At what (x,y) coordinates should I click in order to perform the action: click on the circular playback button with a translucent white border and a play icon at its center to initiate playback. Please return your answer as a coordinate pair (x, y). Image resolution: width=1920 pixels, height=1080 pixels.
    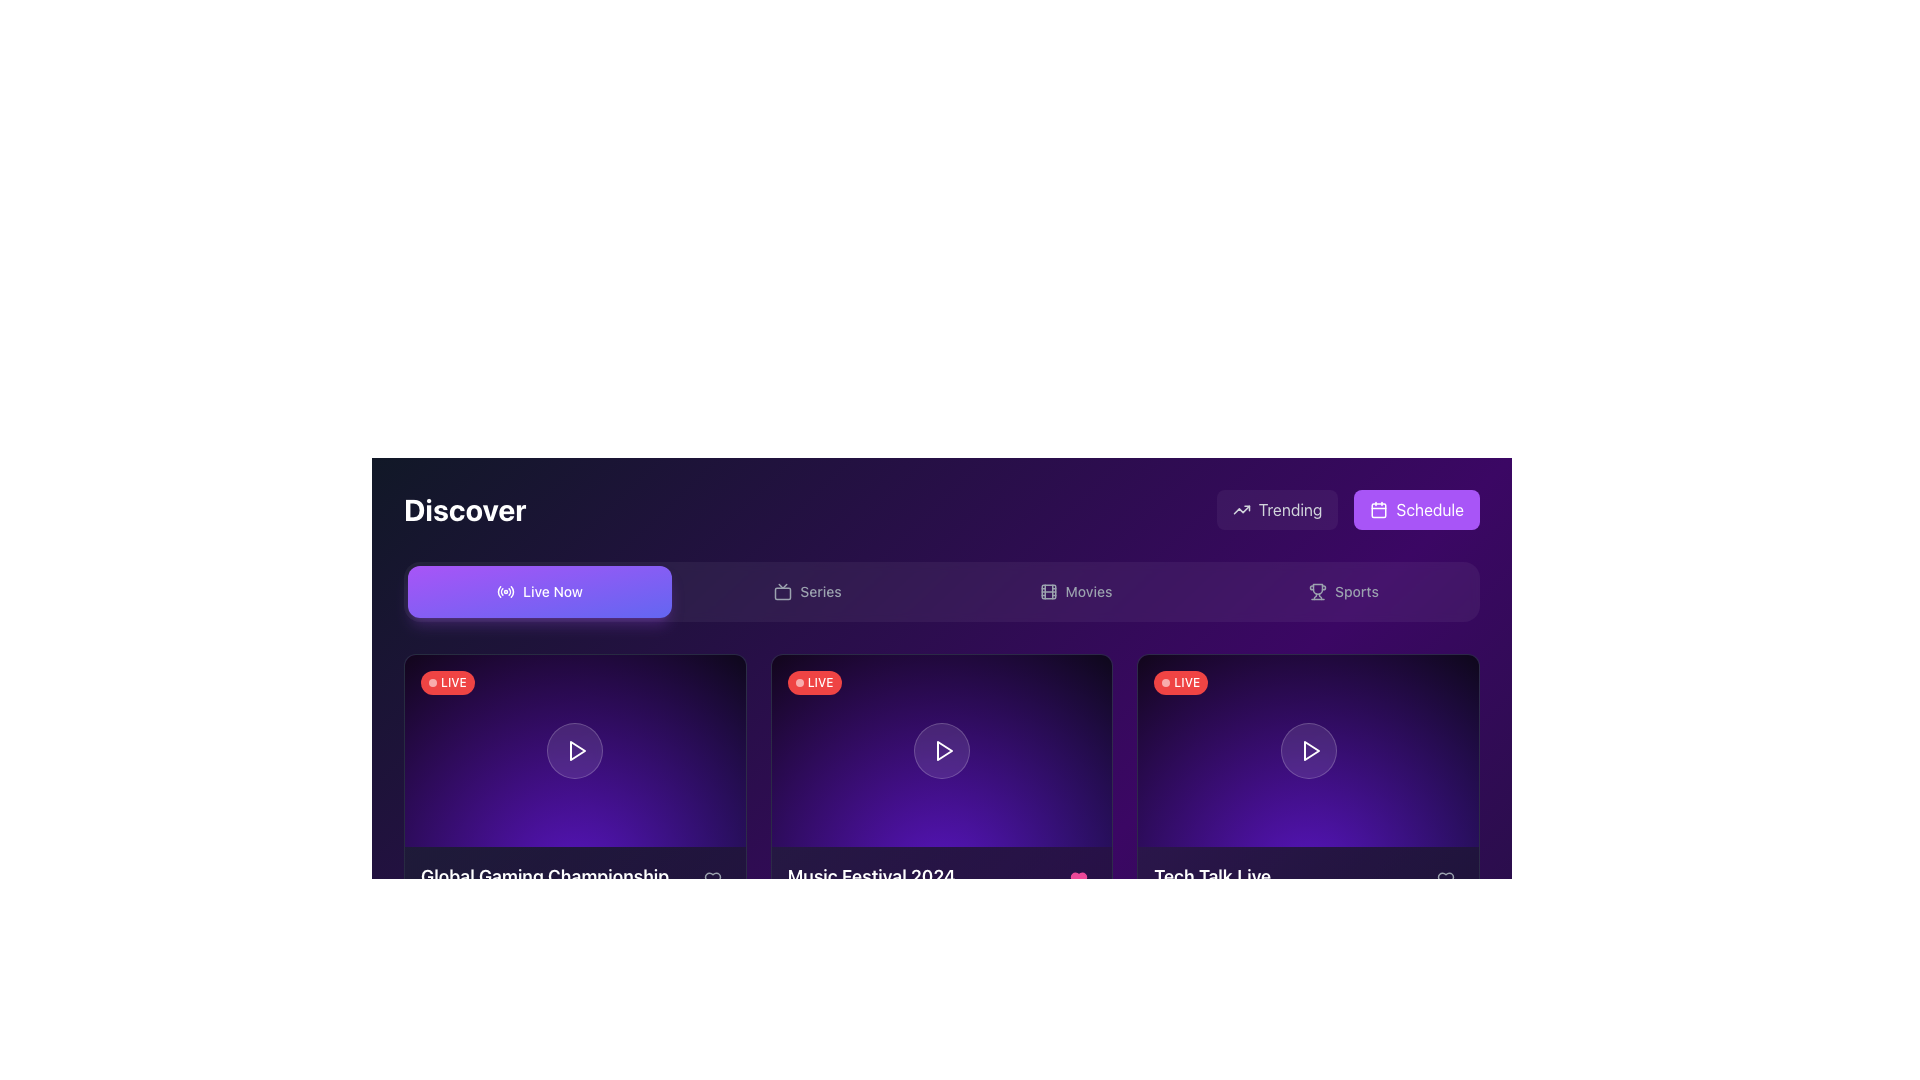
    Looking at the image, I should click on (940, 750).